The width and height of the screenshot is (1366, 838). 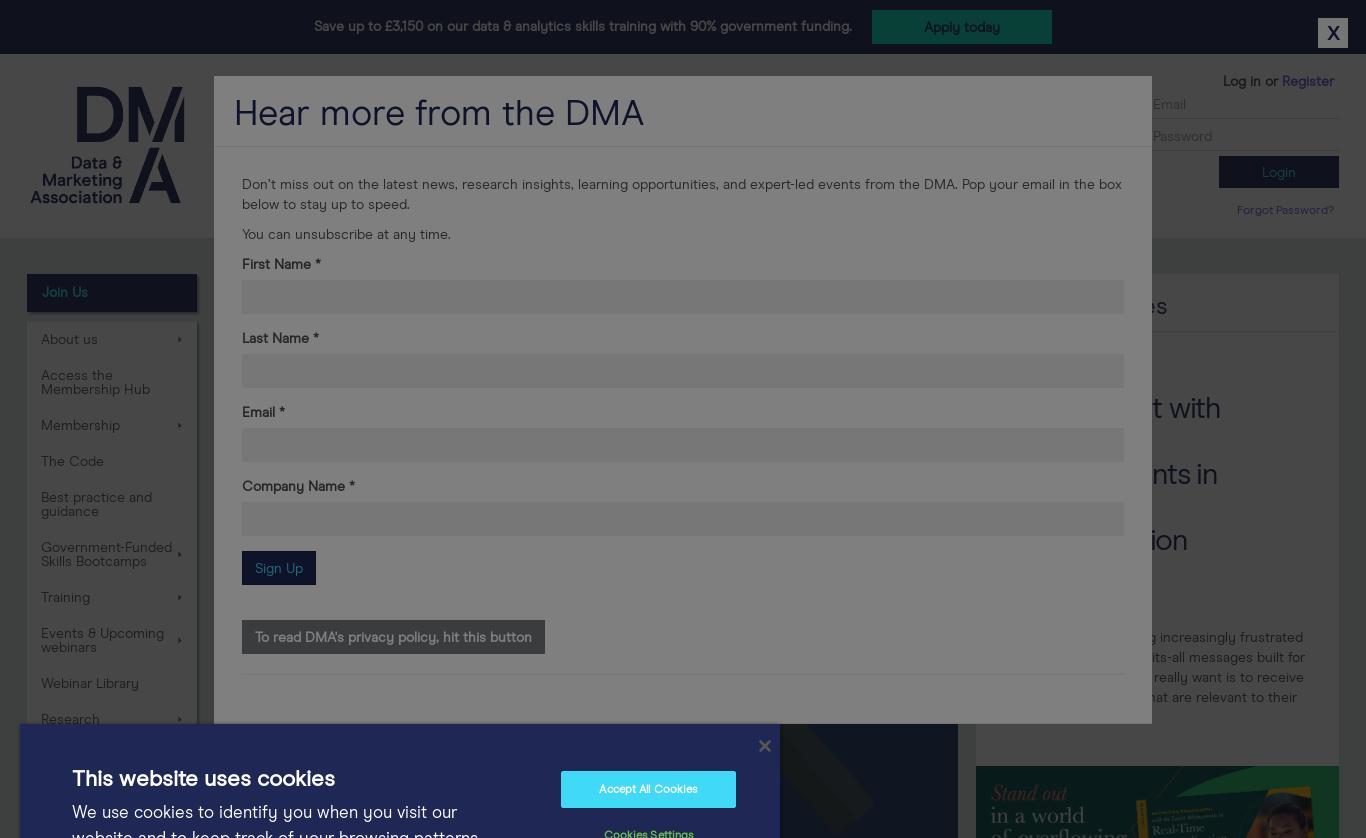 What do you see at coordinates (65, 291) in the screenshot?
I see `'Join Us'` at bounding box center [65, 291].